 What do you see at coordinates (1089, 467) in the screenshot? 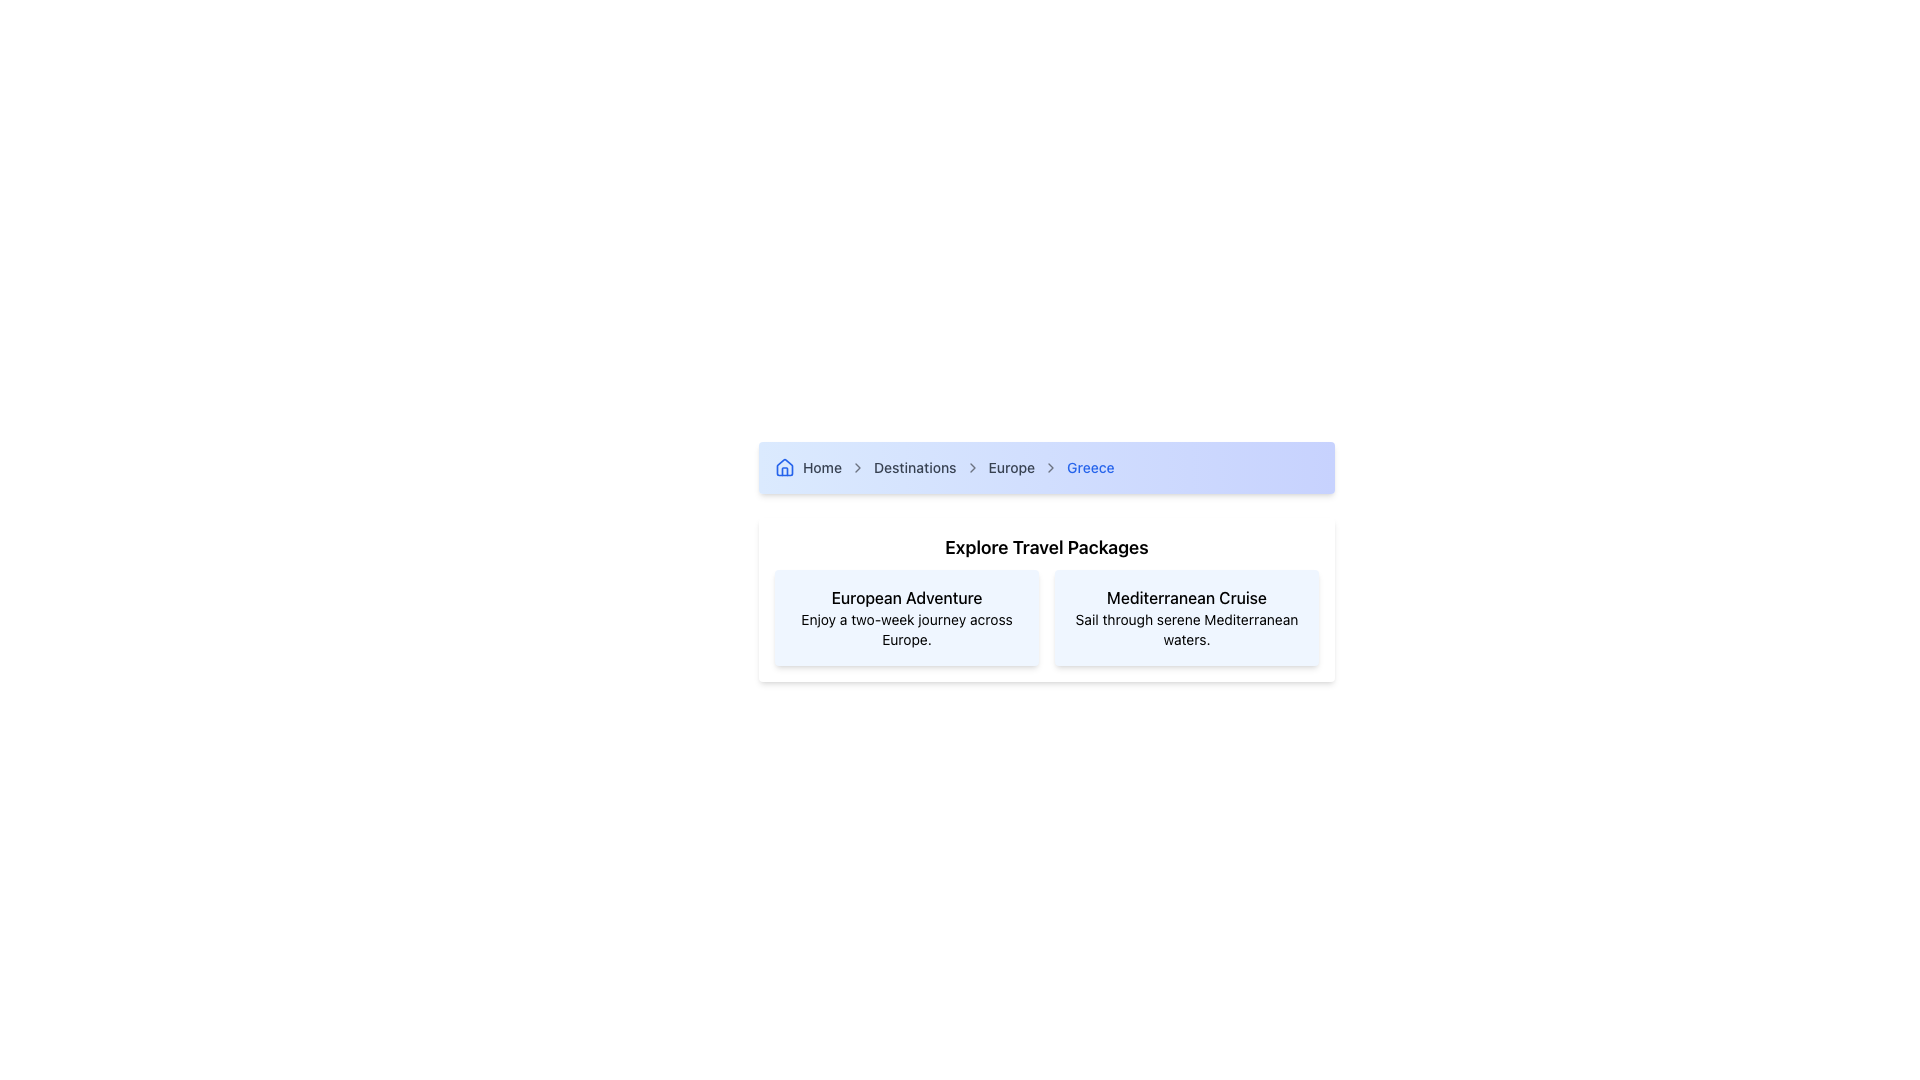
I see `the Breadcrumb Label, which is the last item in the breadcrumb navigation bar, positioned to the right of the 'Europe' breadcrumb item` at bounding box center [1089, 467].